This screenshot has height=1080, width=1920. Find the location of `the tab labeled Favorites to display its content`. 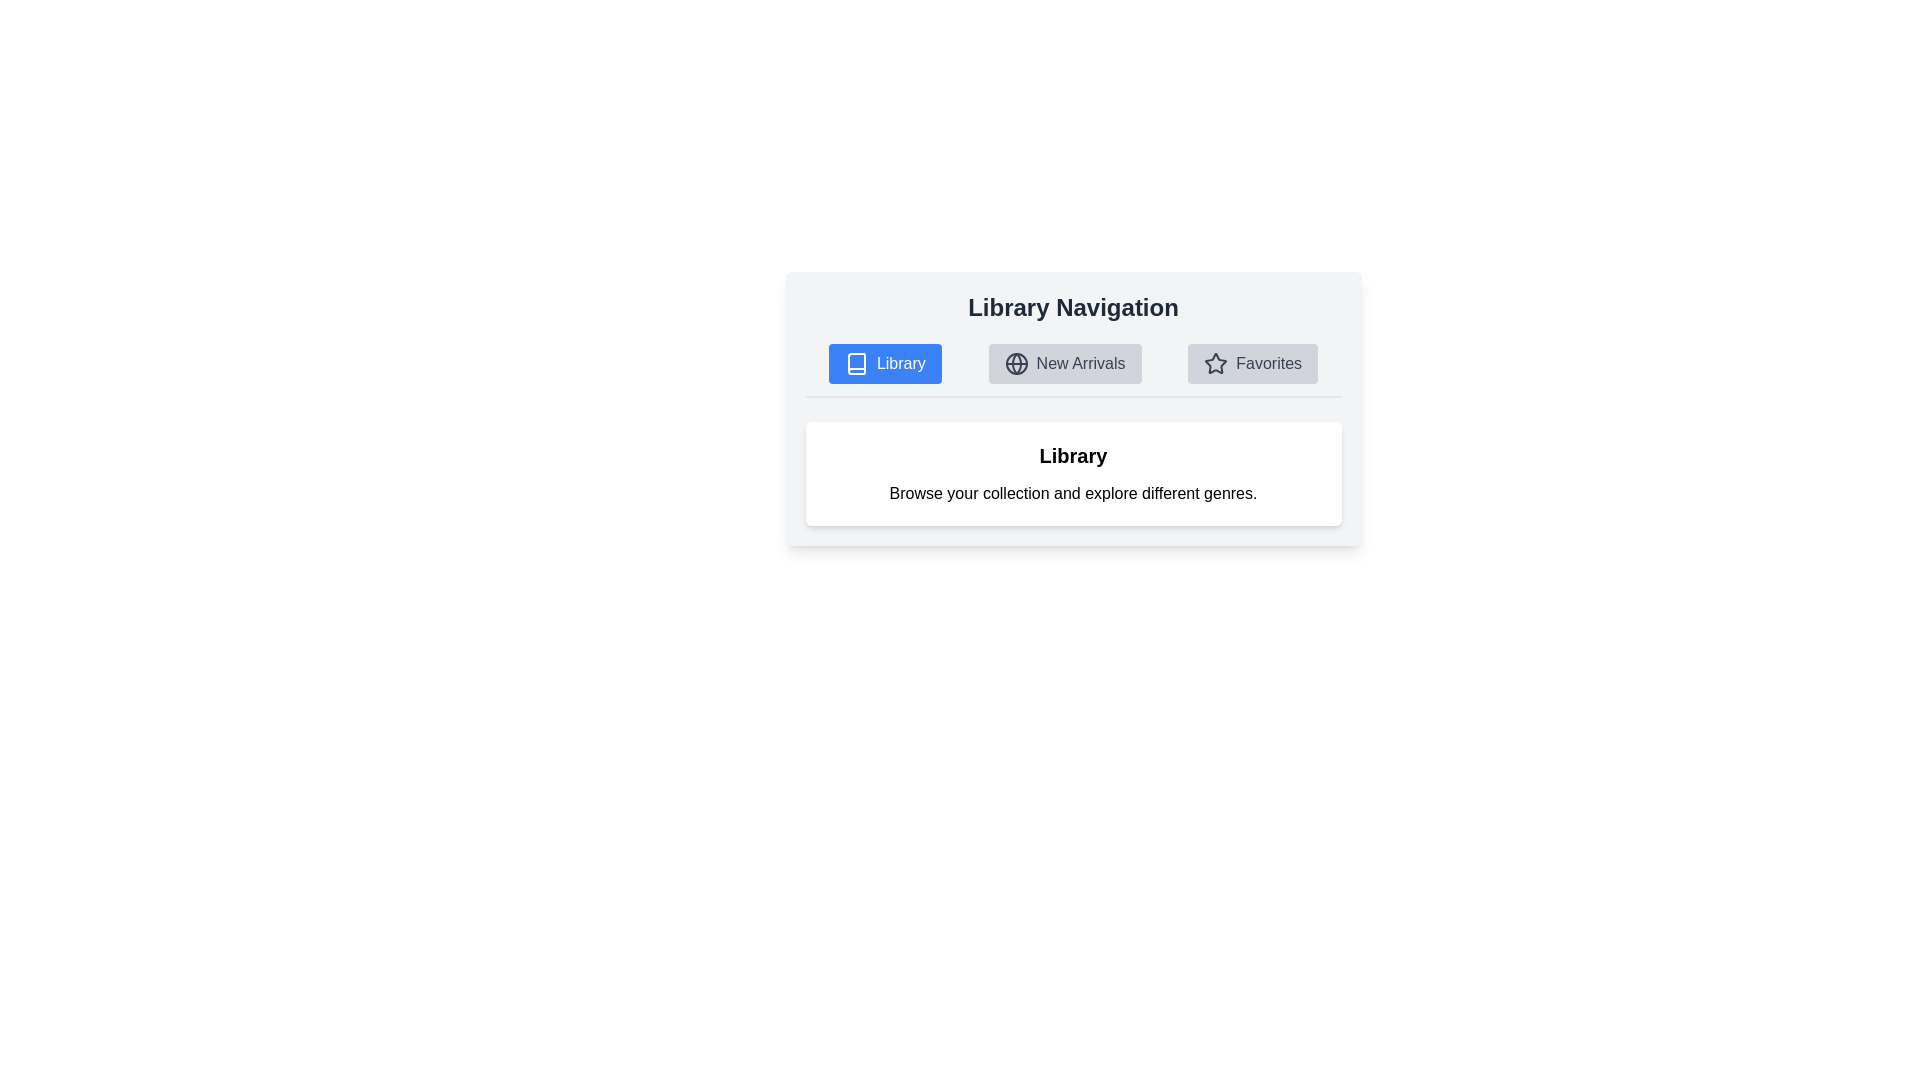

the tab labeled Favorites to display its content is located at coordinates (1252, 363).